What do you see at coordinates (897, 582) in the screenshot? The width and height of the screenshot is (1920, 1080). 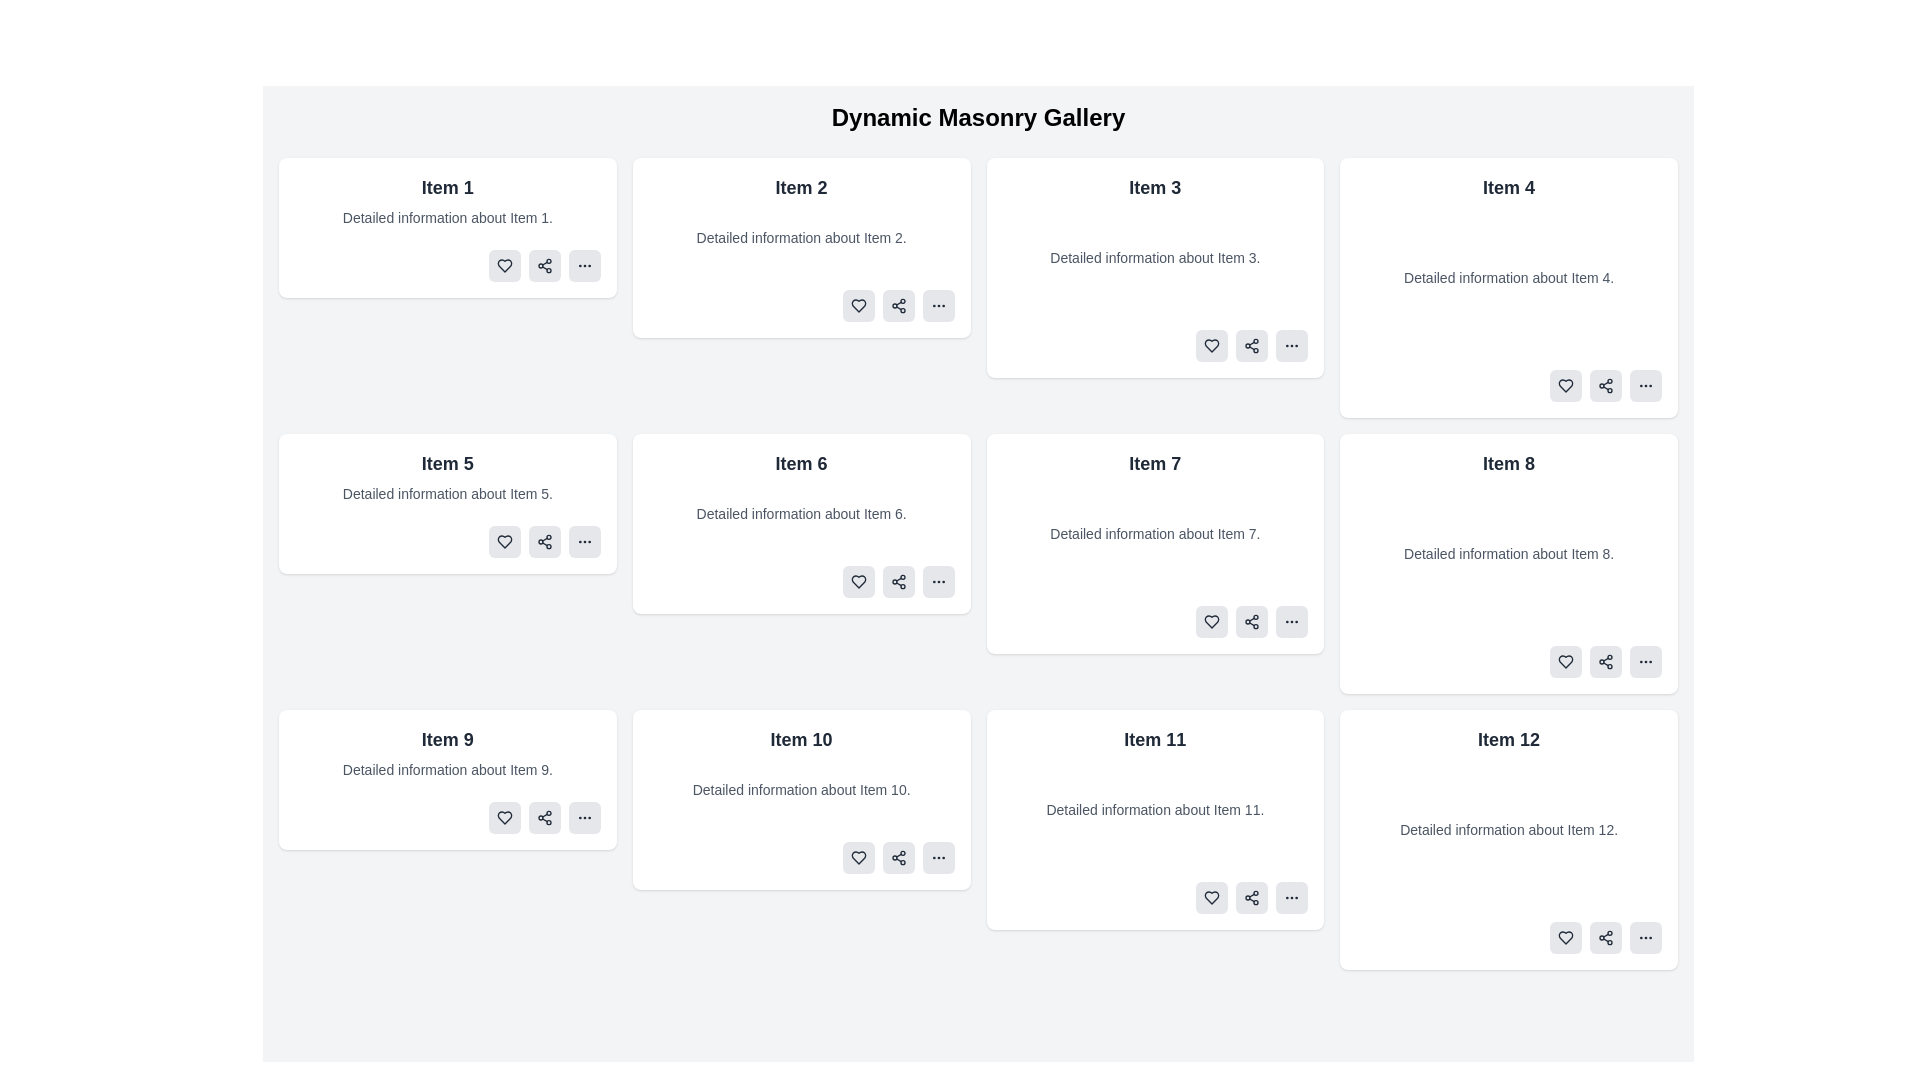 I see `the 'share' icon, which is the second icon from the left in the bottom action bar of the card labeled 'Item 6'` at bounding box center [897, 582].